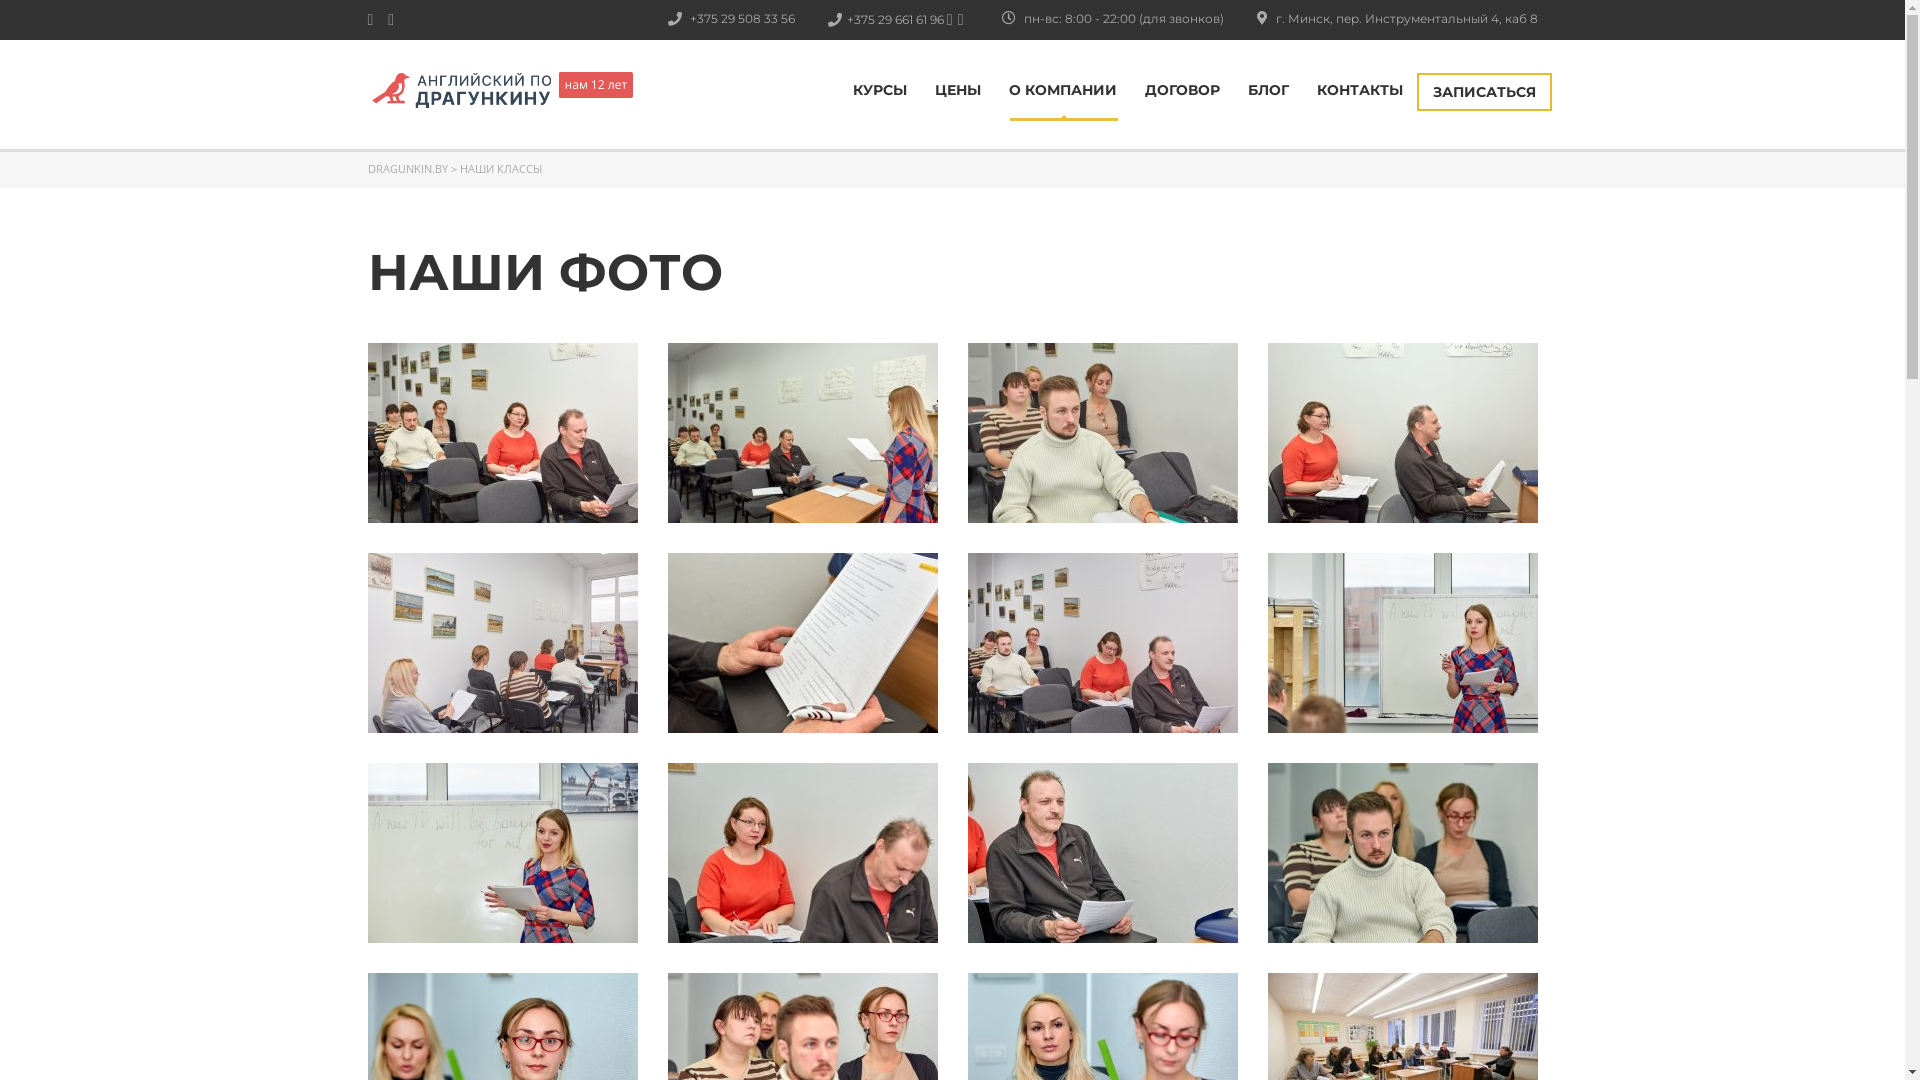 The height and width of the screenshot is (1080, 1920). Describe the element at coordinates (853, 19) in the screenshot. I see `'+375 29 661 61 96'` at that location.